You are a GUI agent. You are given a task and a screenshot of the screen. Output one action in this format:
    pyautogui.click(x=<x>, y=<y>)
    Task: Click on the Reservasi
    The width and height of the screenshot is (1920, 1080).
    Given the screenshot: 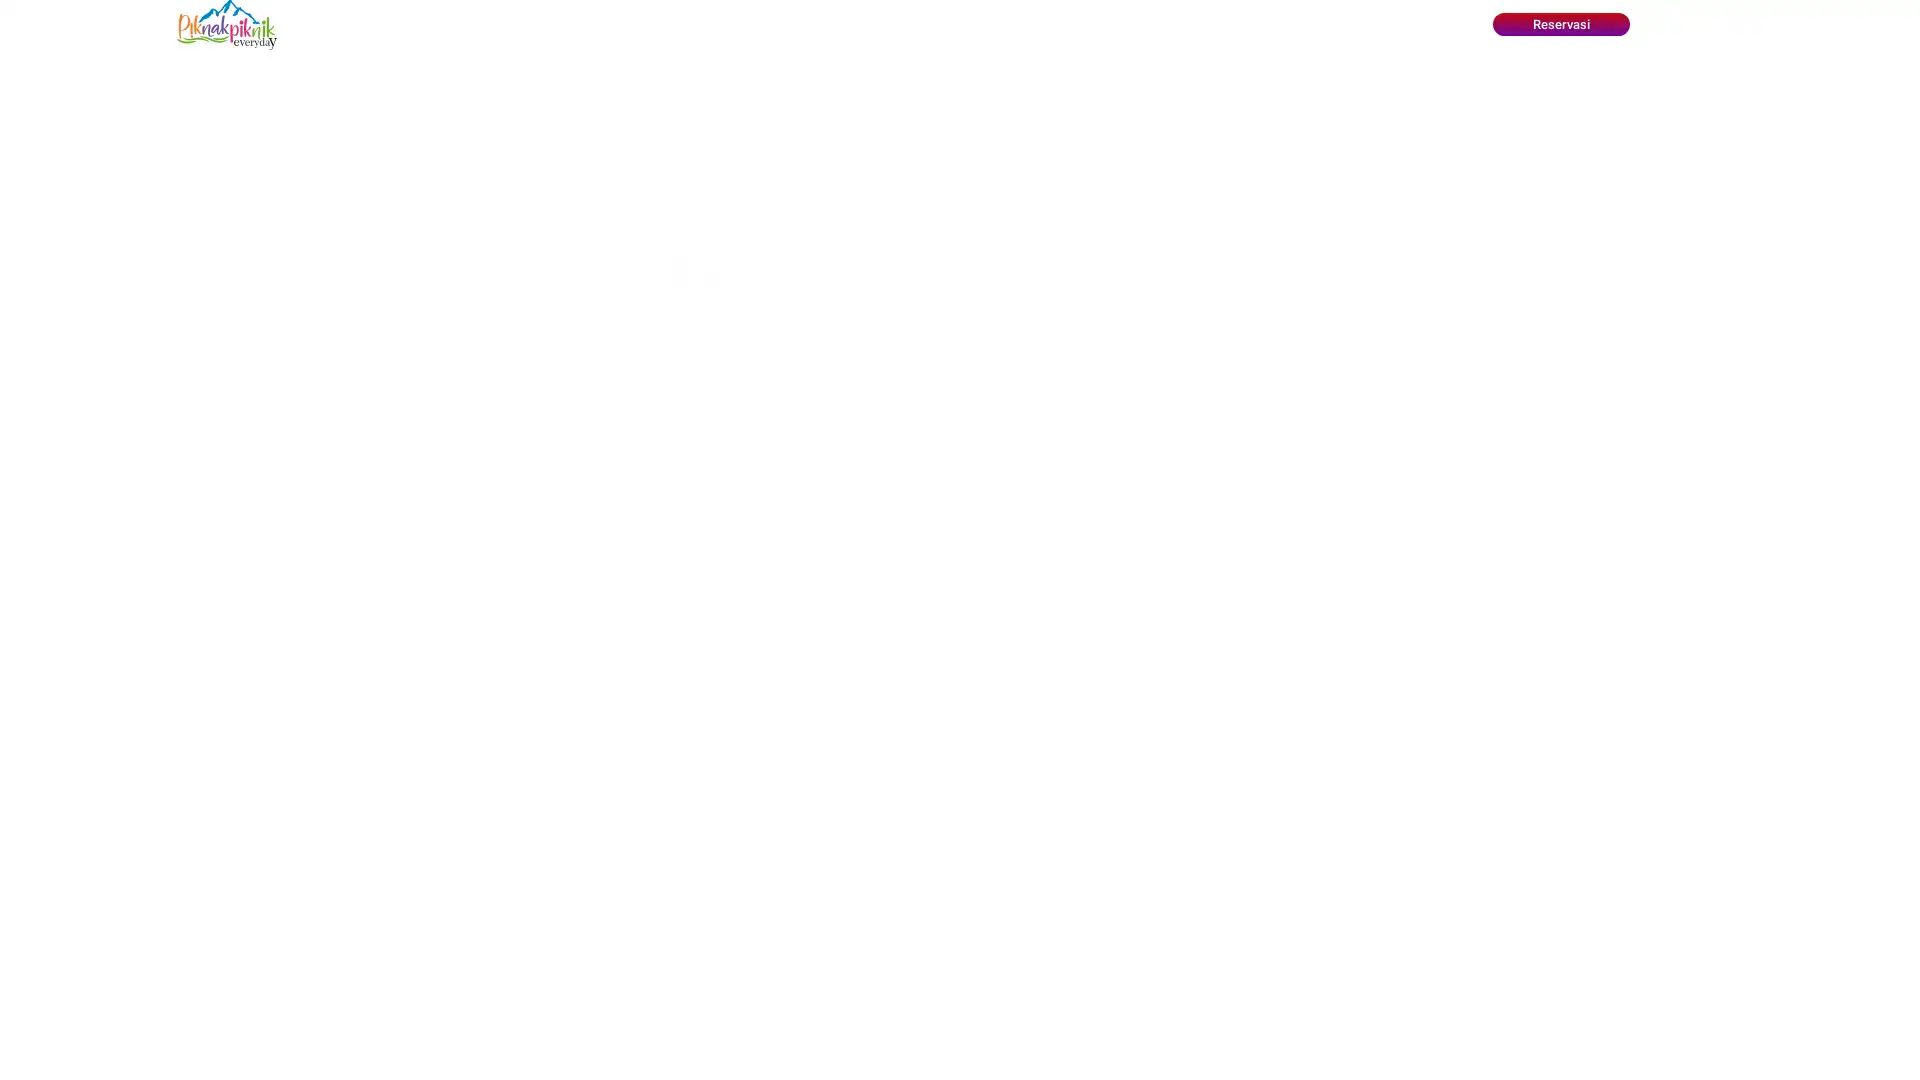 What is the action you would take?
    pyautogui.click(x=1559, y=24)
    